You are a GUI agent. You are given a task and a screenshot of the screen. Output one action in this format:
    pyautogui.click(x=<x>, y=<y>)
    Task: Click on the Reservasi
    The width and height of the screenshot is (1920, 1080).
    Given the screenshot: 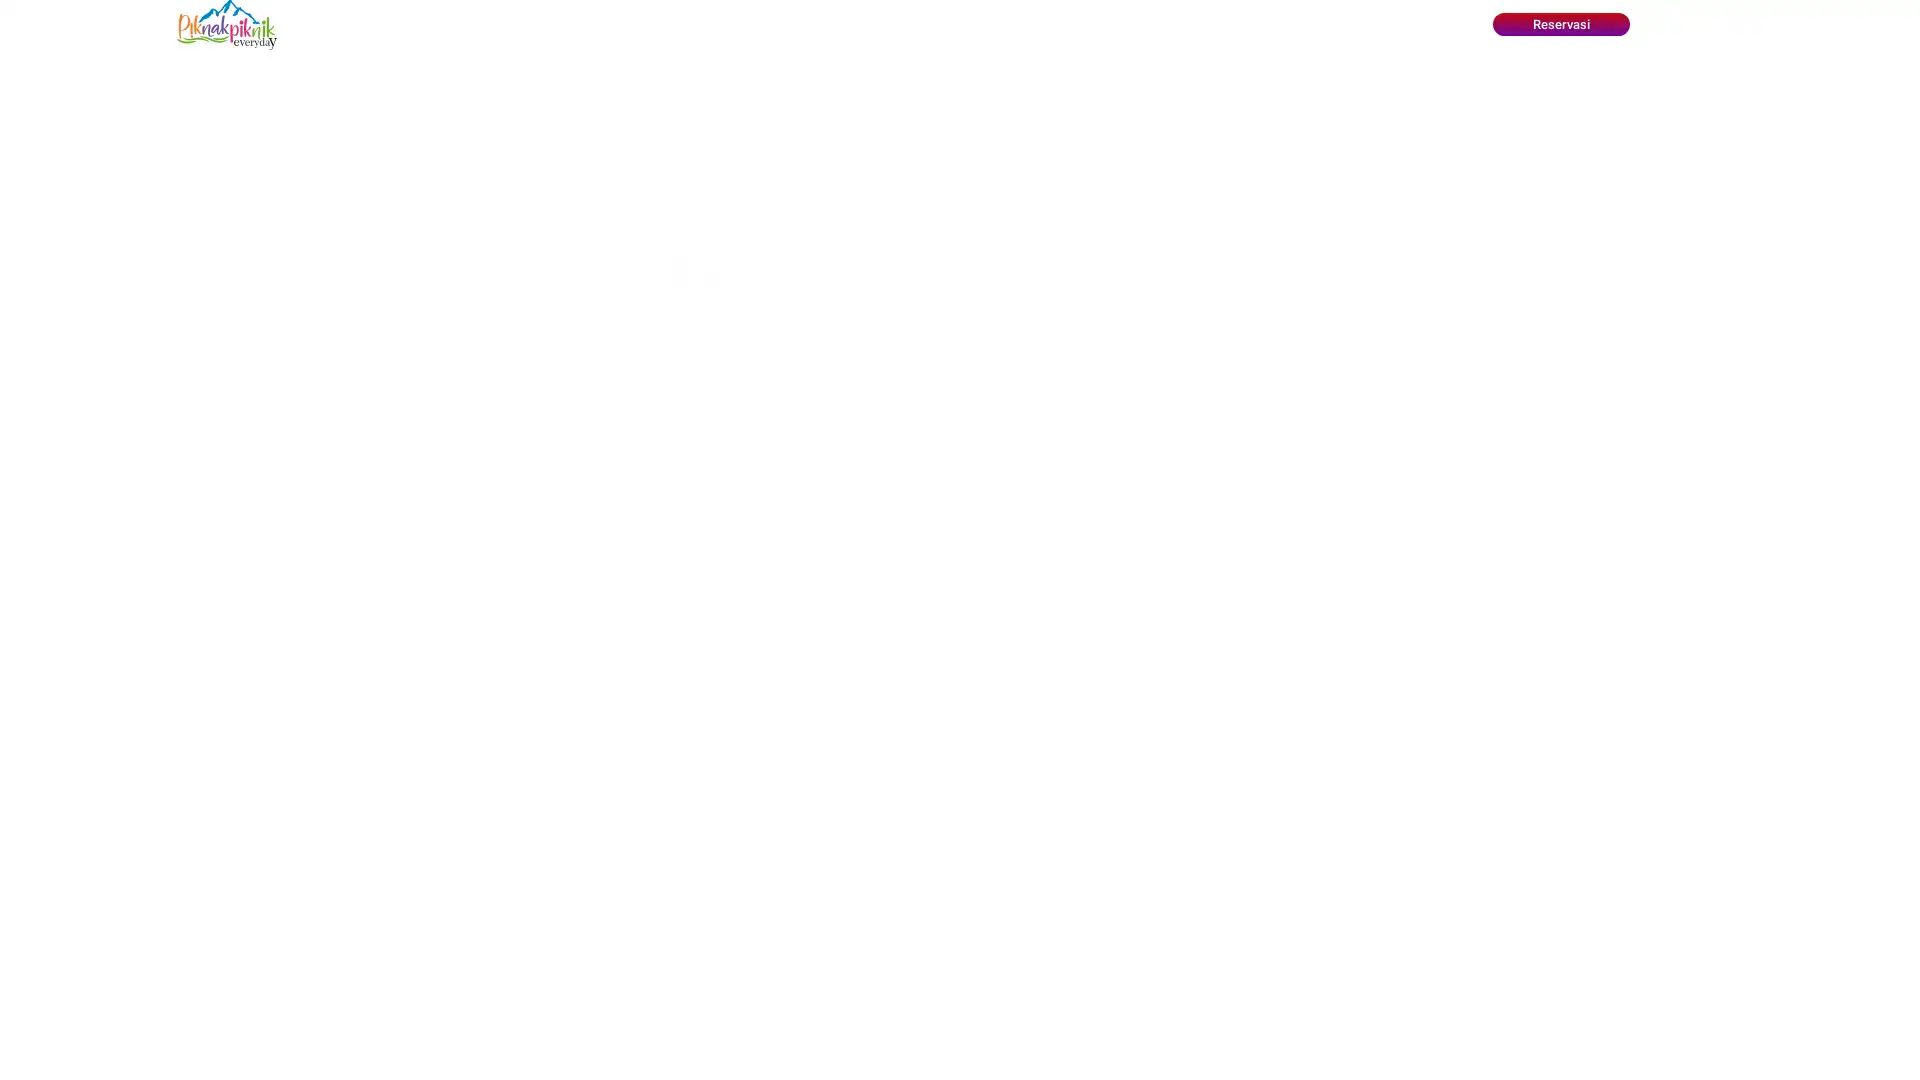 What is the action you would take?
    pyautogui.click(x=1559, y=24)
    